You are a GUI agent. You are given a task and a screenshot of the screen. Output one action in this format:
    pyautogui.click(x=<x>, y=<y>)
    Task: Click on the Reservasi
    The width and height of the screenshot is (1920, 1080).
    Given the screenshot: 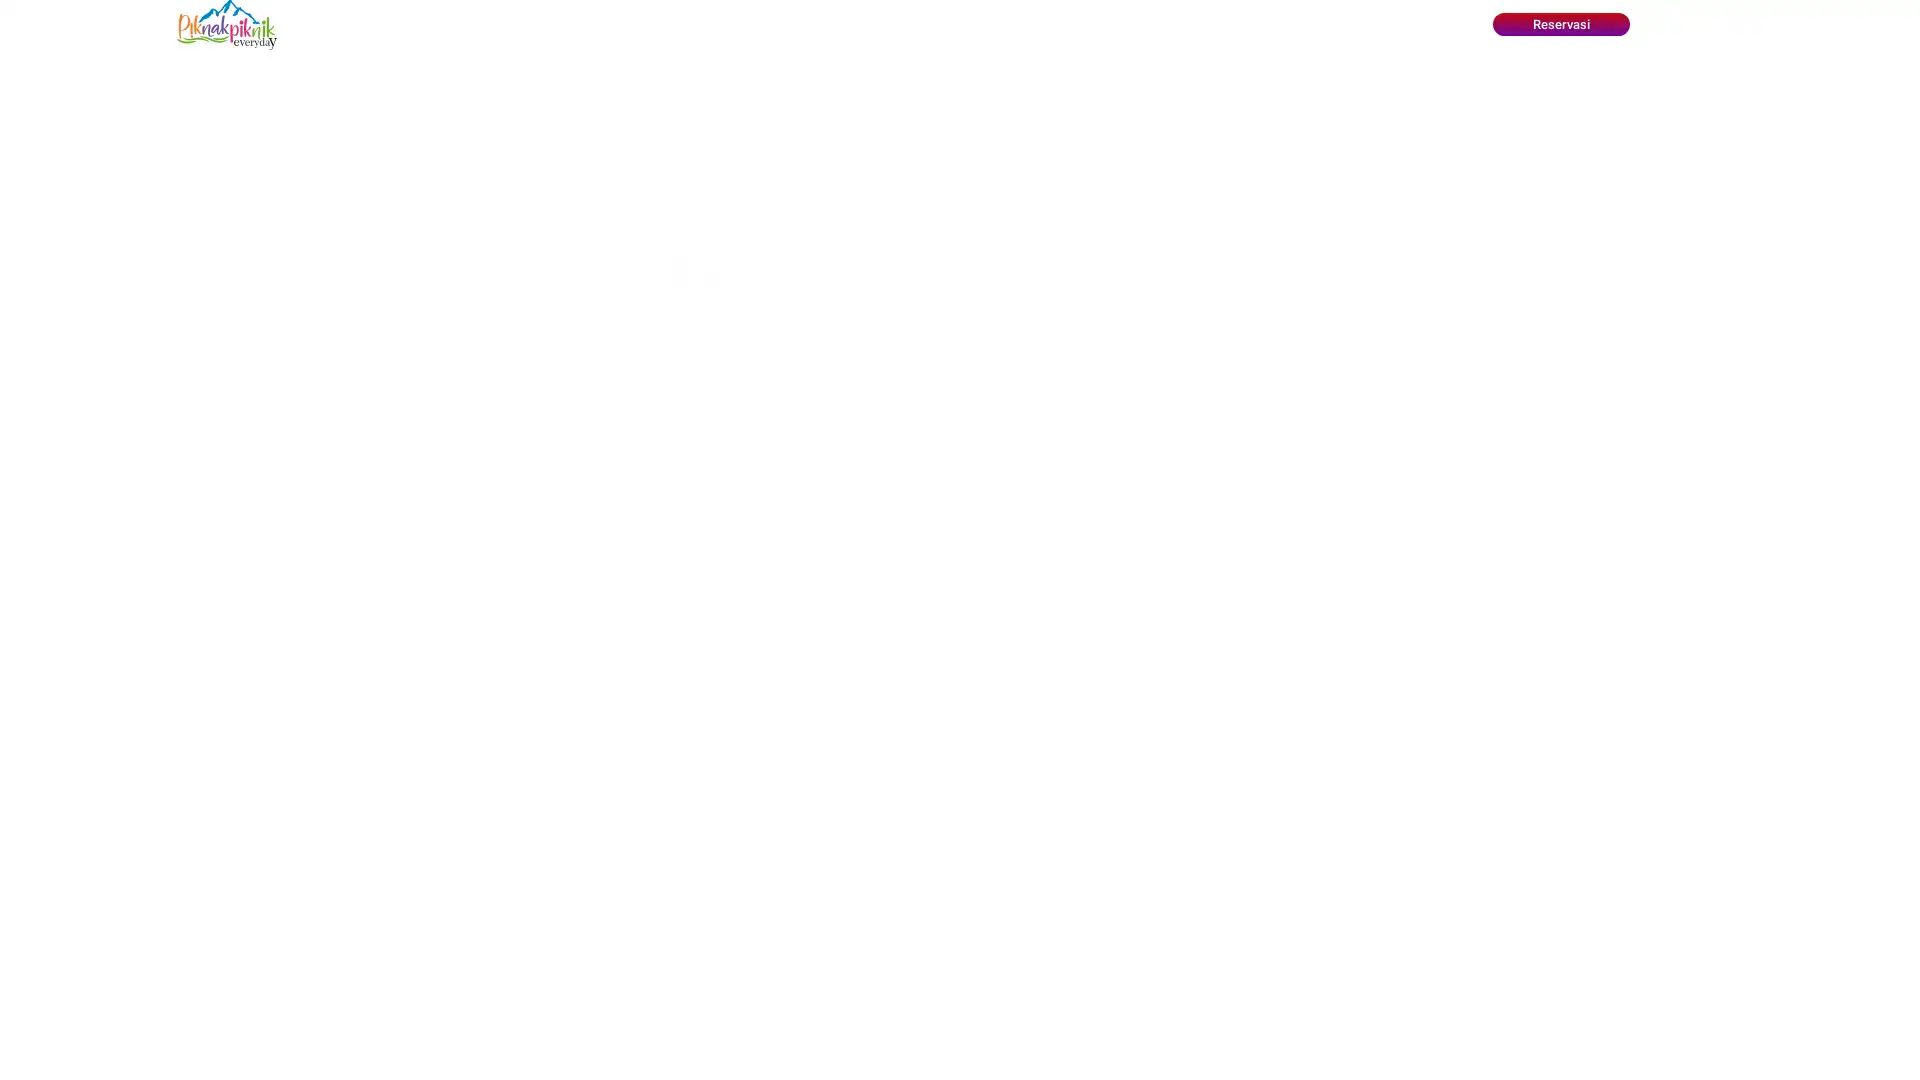 What is the action you would take?
    pyautogui.click(x=1559, y=24)
    